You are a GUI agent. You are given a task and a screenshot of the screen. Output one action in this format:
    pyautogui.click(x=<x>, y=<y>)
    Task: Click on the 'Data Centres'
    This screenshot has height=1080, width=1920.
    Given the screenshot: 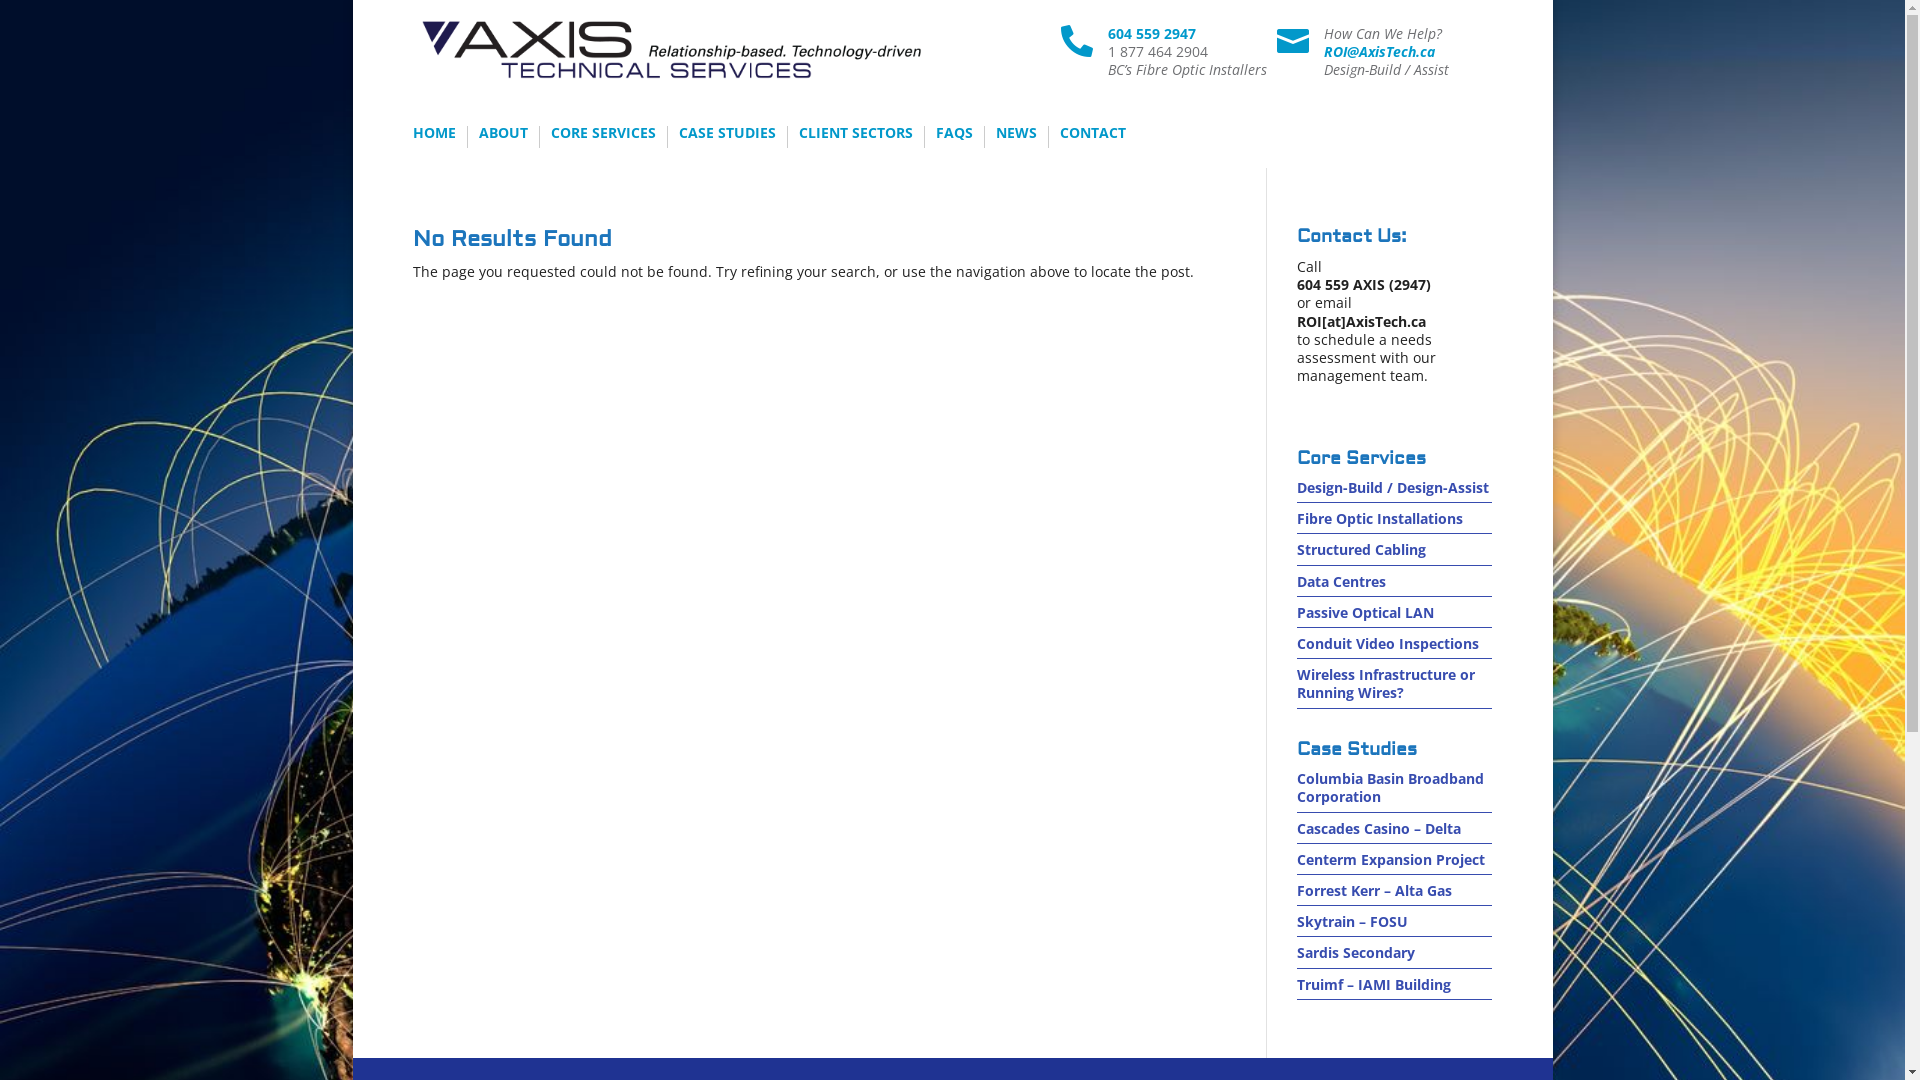 What is the action you would take?
    pyautogui.click(x=1341, y=581)
    